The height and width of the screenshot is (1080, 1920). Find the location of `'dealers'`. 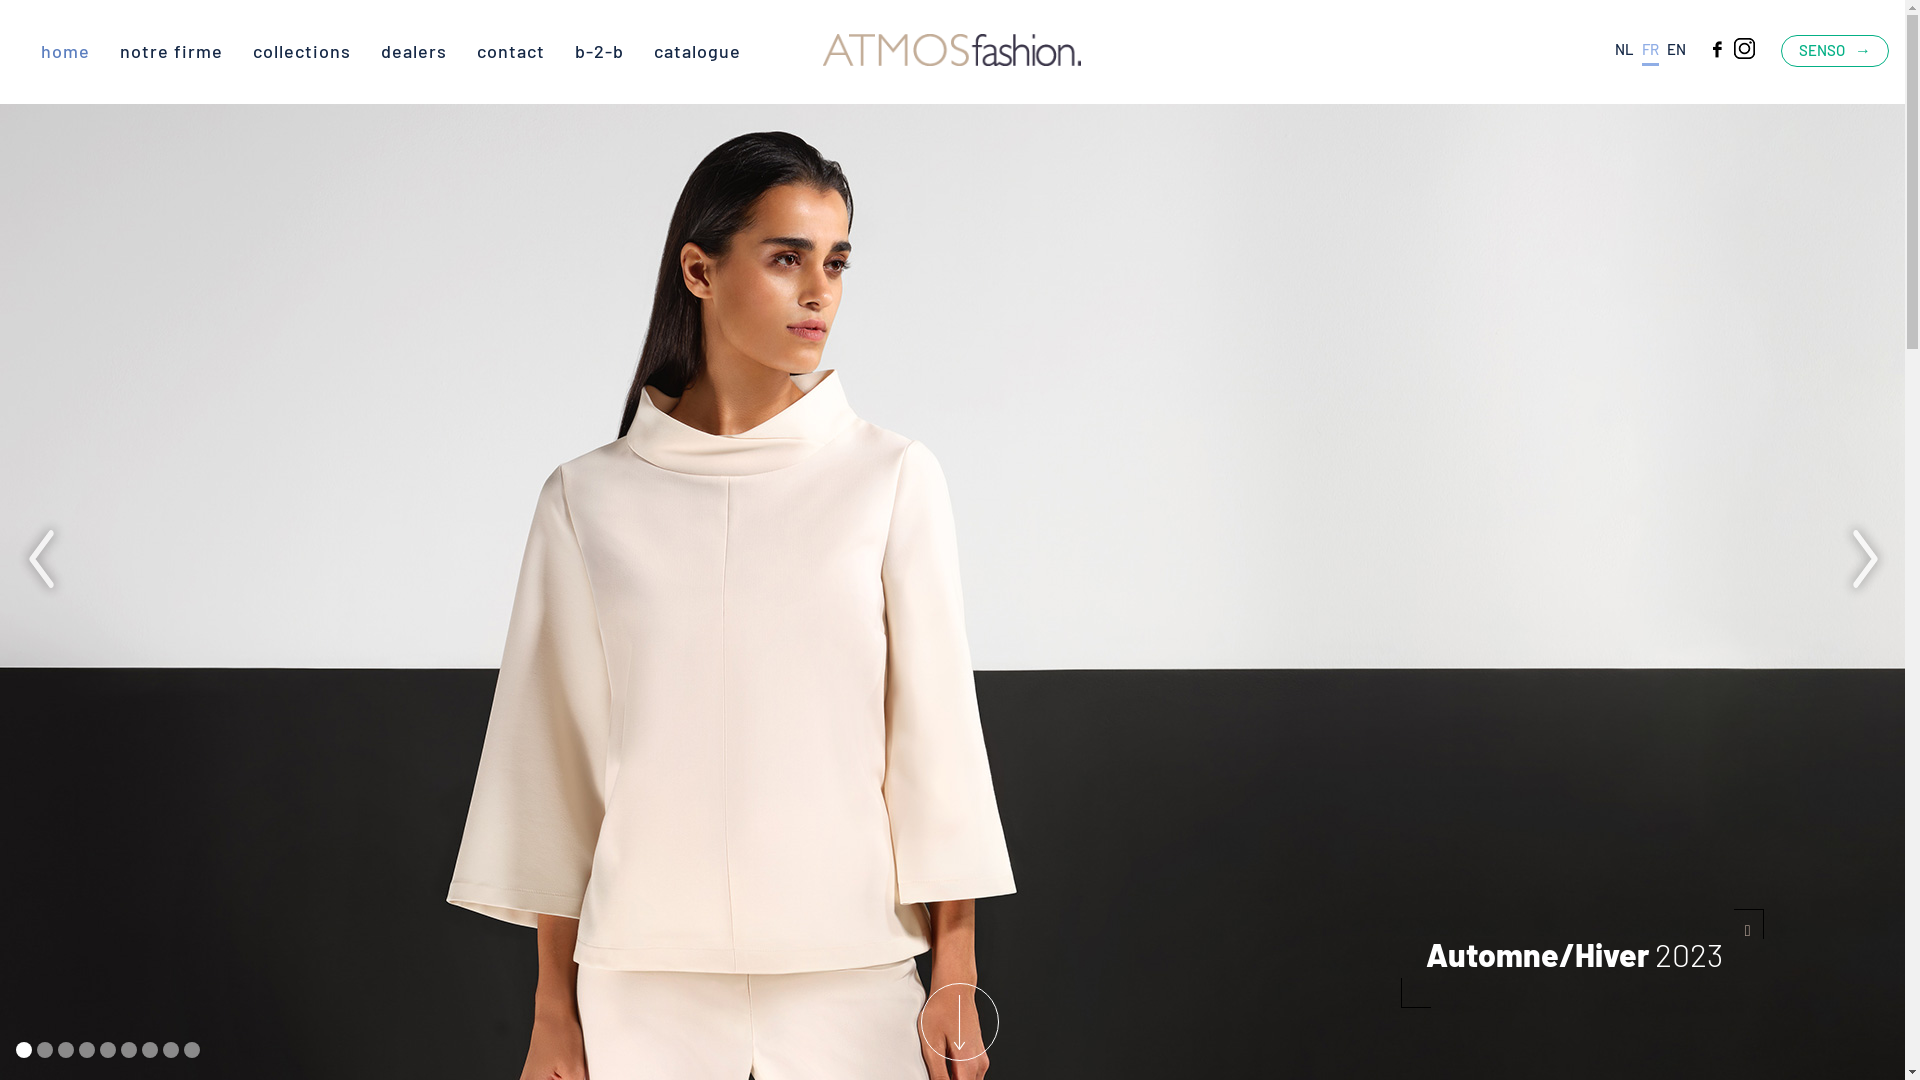

'dealers' is located at coordinates (412, 49).